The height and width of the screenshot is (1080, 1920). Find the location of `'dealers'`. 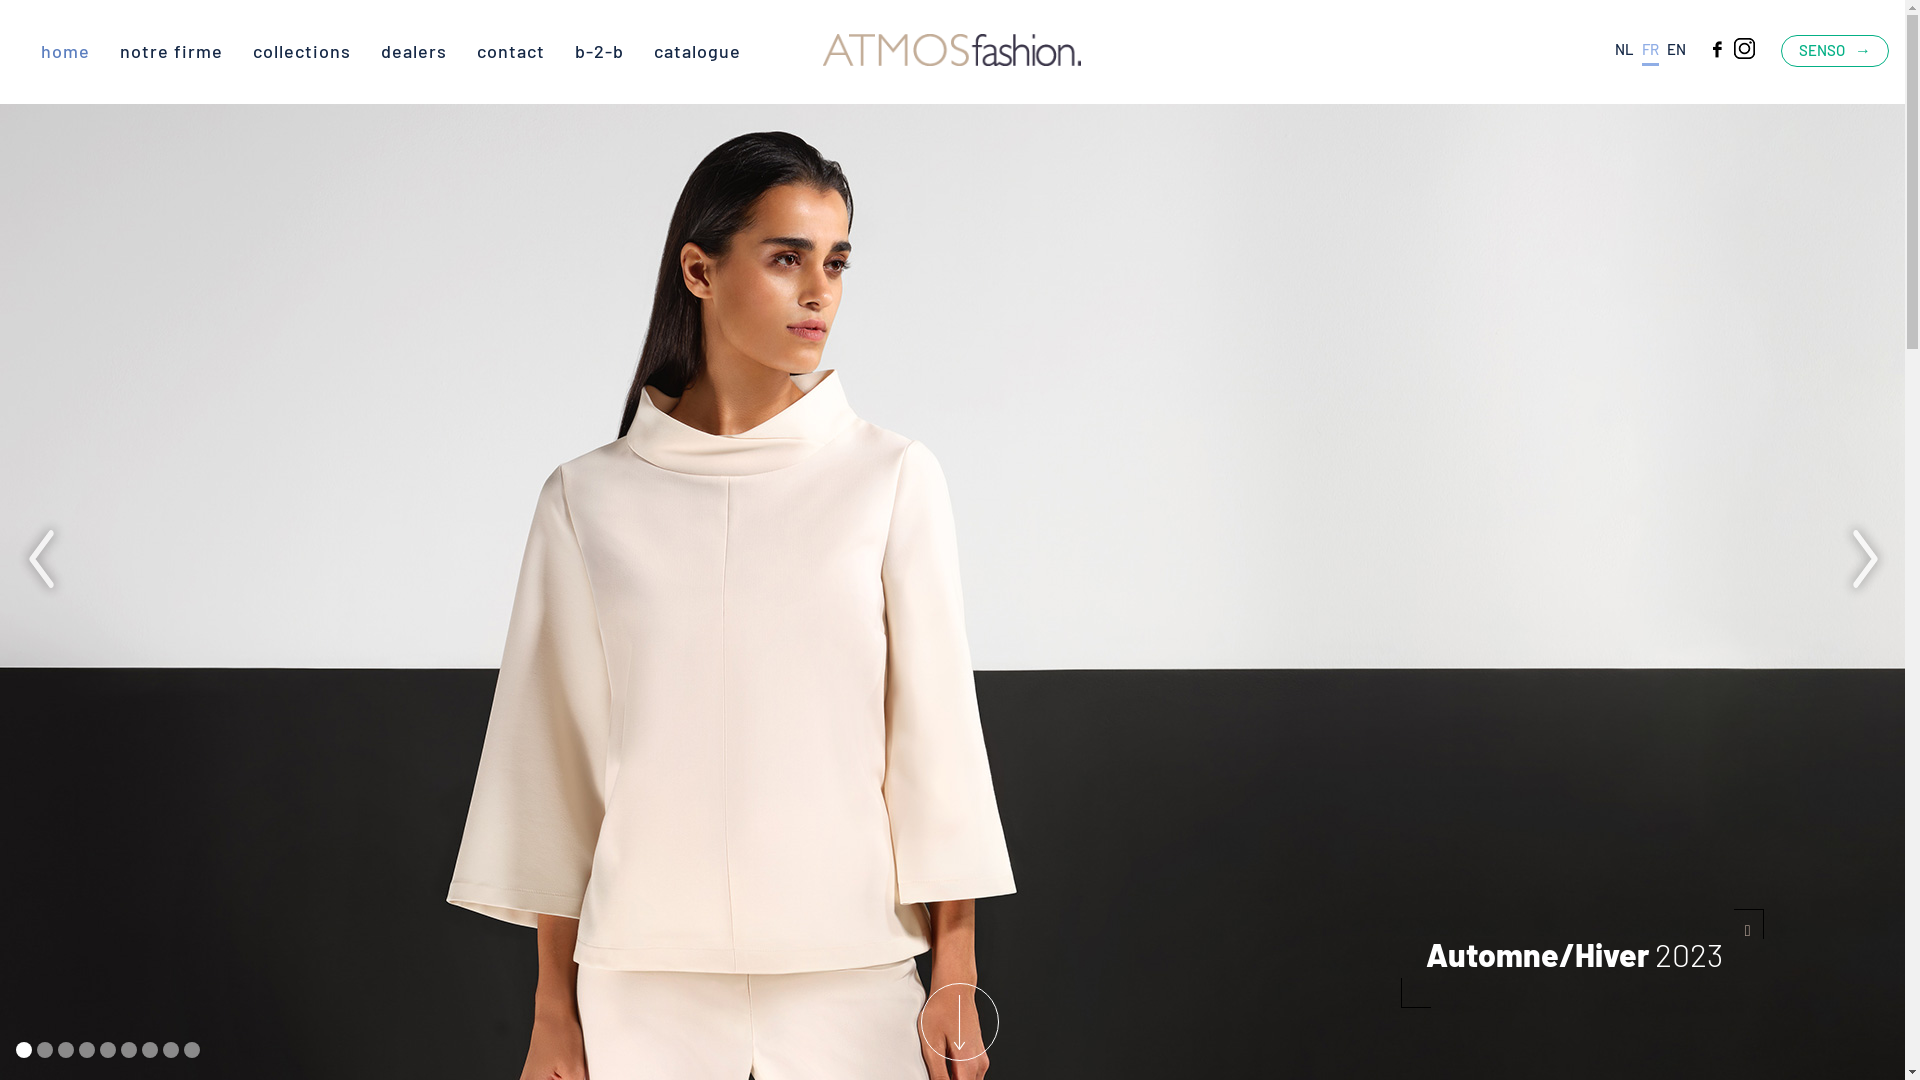

'dealers' is located at coordinates (412, 49).